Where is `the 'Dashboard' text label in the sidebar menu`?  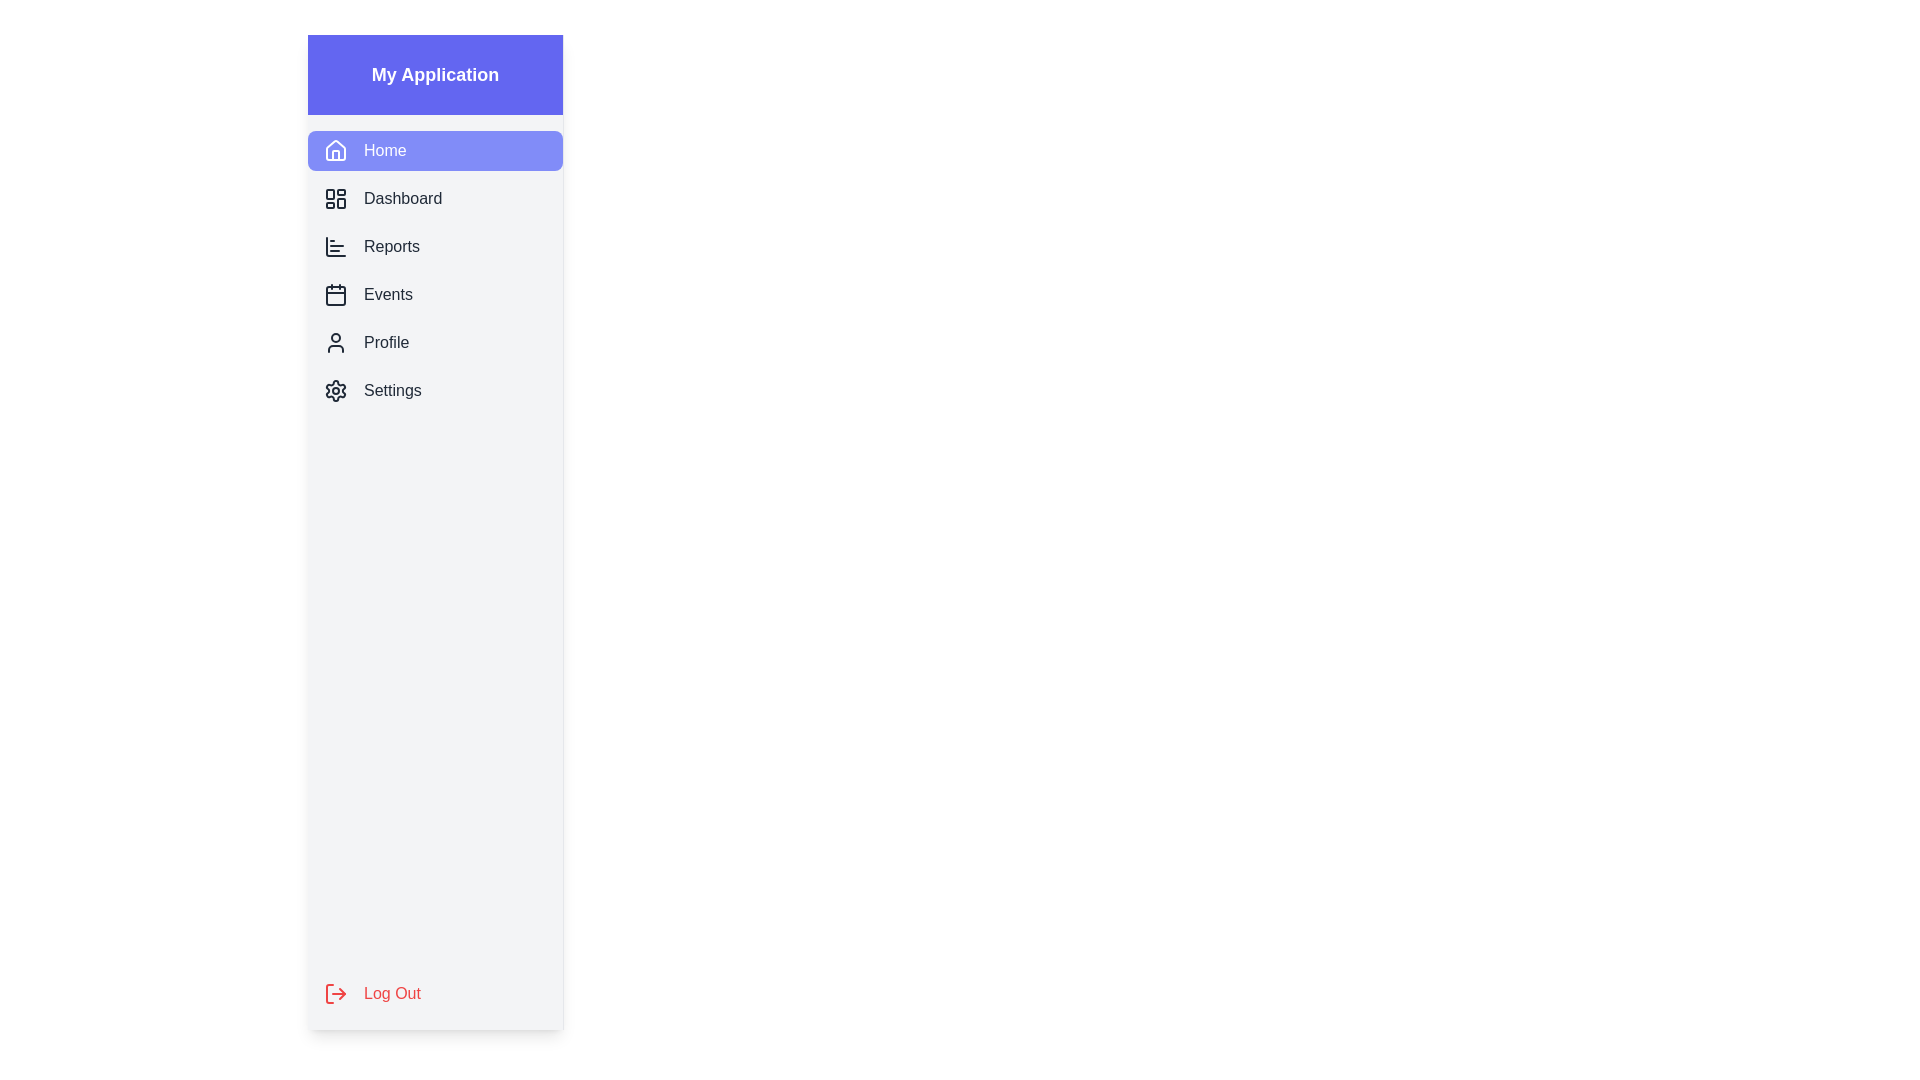
the 'Dashboard' text label in the sidebar menu is located at coordinates (402, 199).